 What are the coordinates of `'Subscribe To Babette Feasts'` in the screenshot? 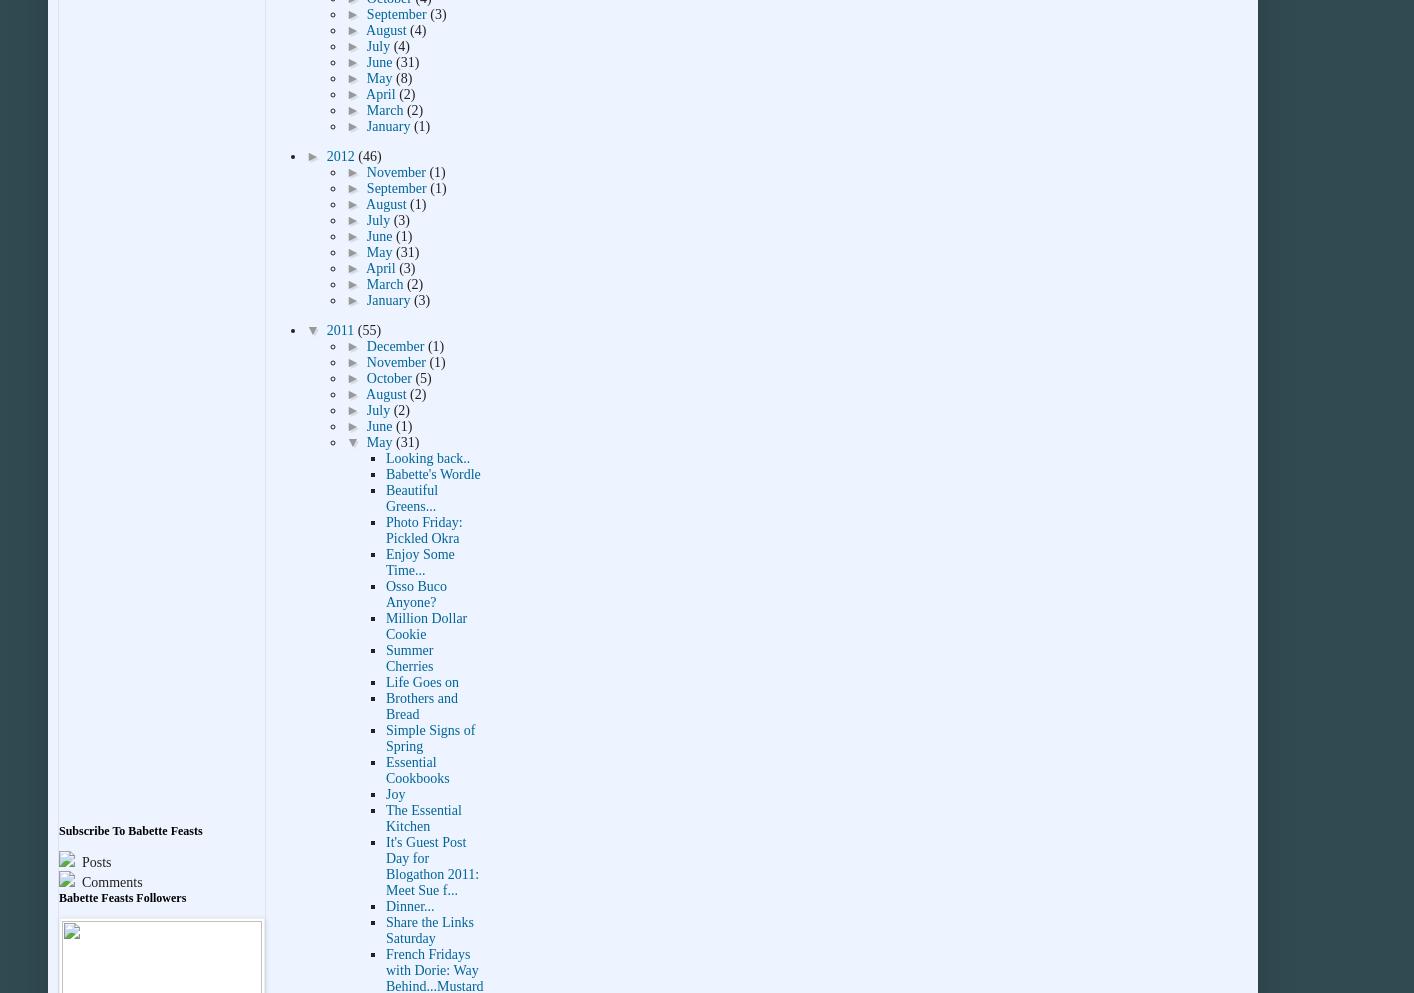 It's located at (129, 831).